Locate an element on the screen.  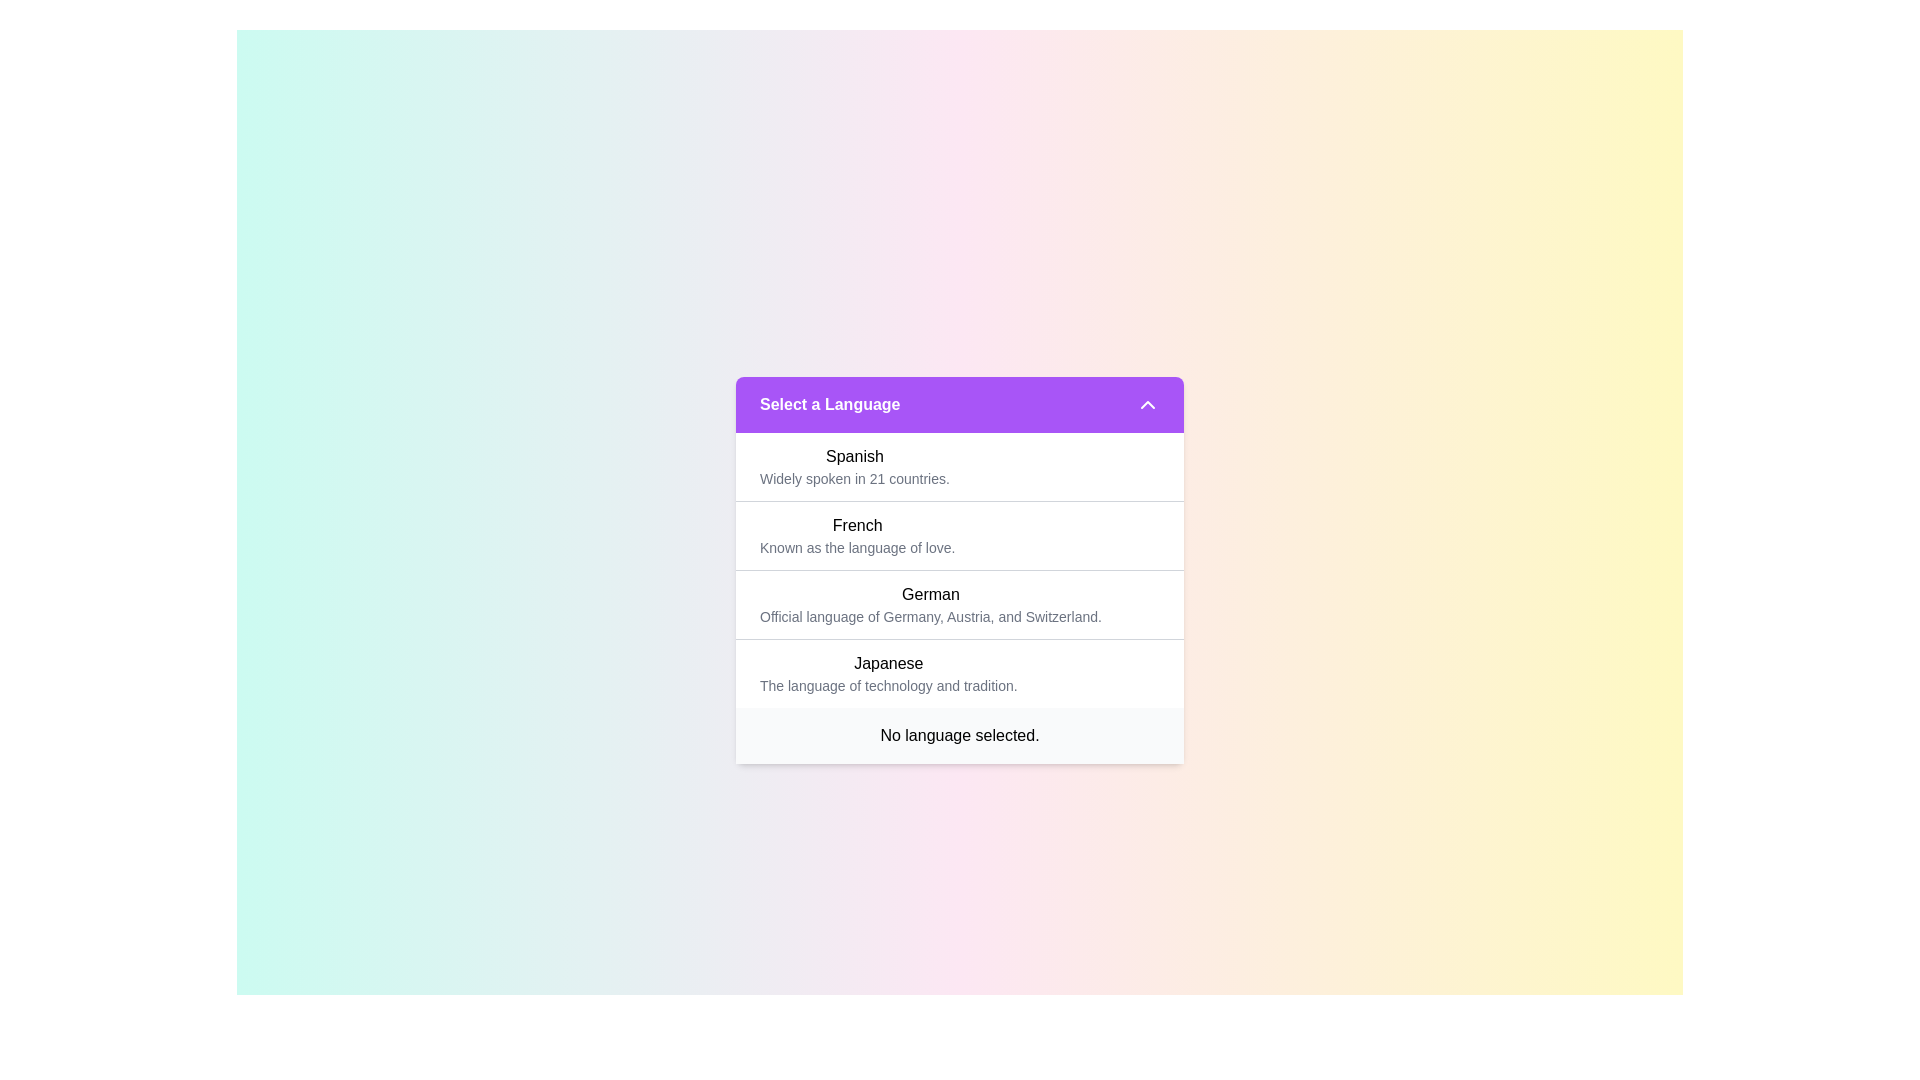
text label that contains the word 'German' which is positioned under the header 'Select a Language' and above the description 'Official language of Germany, Austria, and Switzerland.' is located at coordinates (930, 593).